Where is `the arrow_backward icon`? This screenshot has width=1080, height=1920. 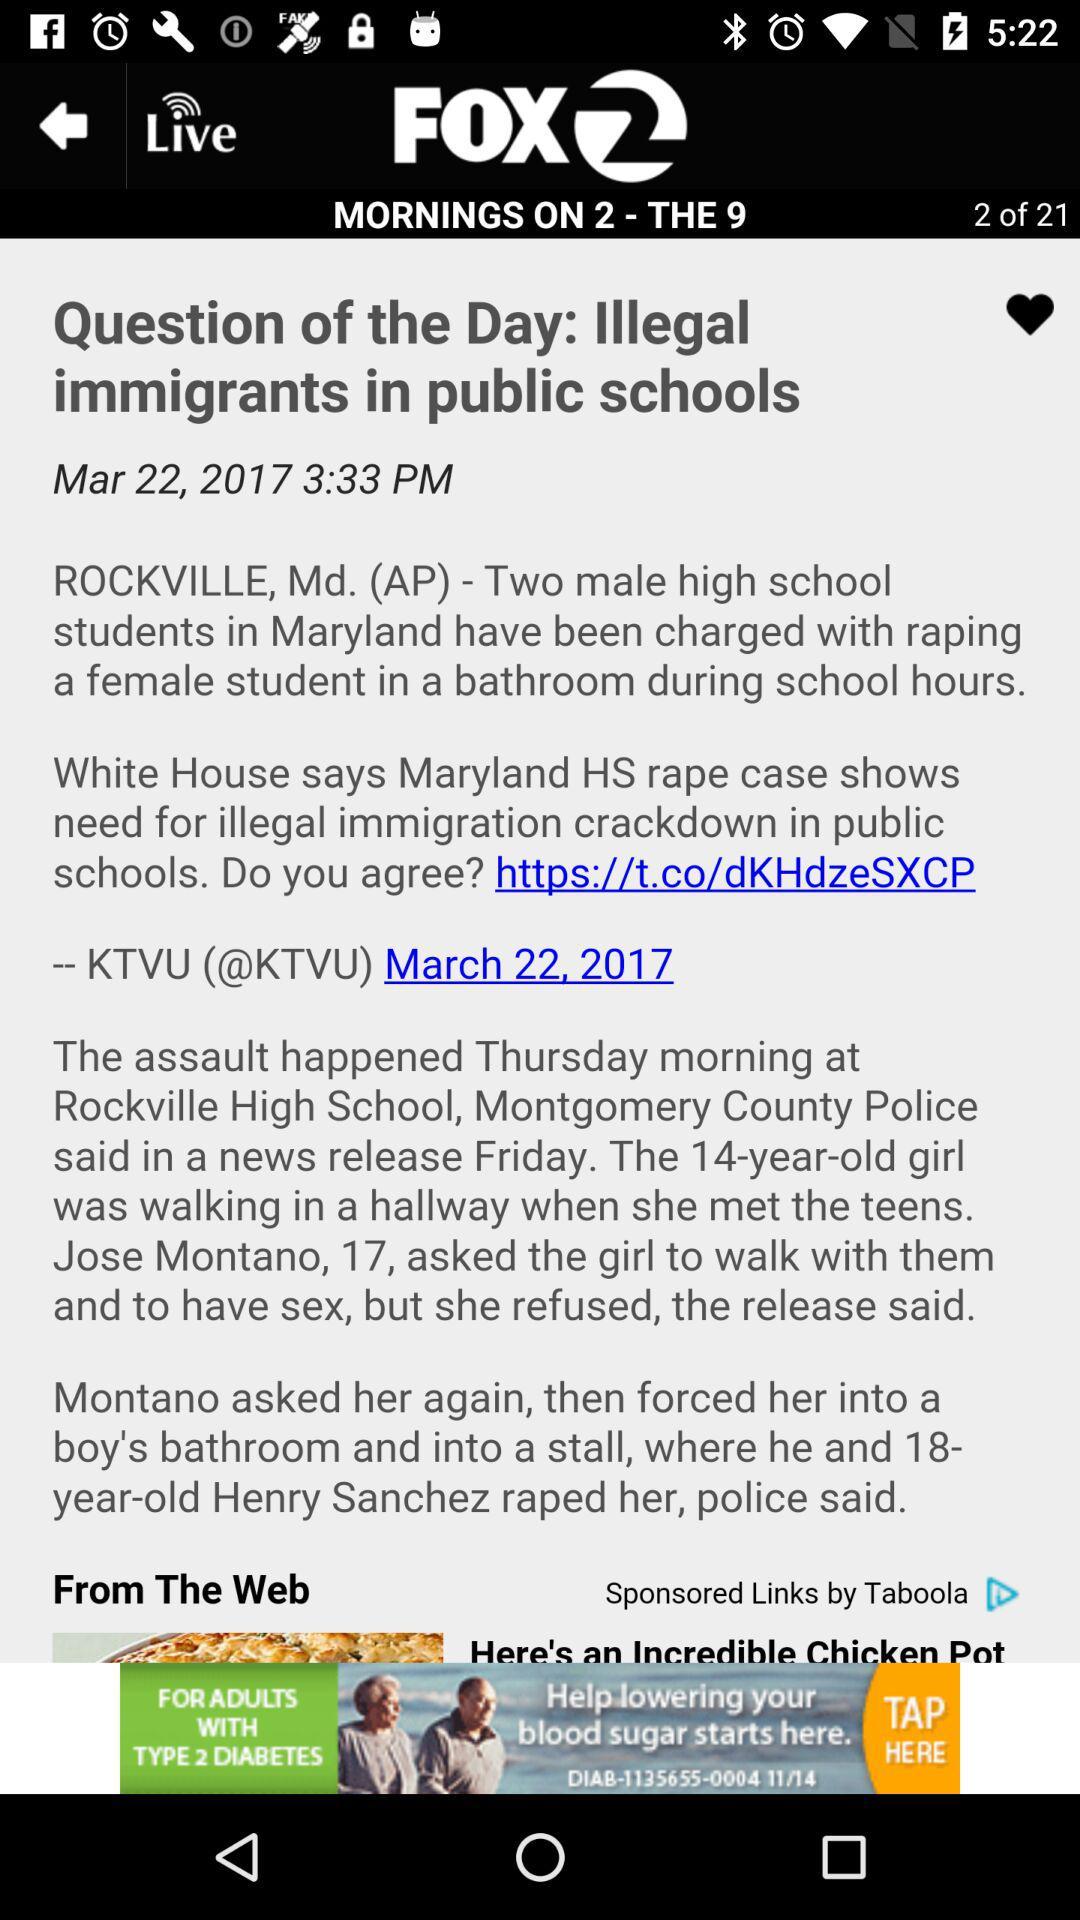
the arrow_backward icon is located at coordinates (61, 124).